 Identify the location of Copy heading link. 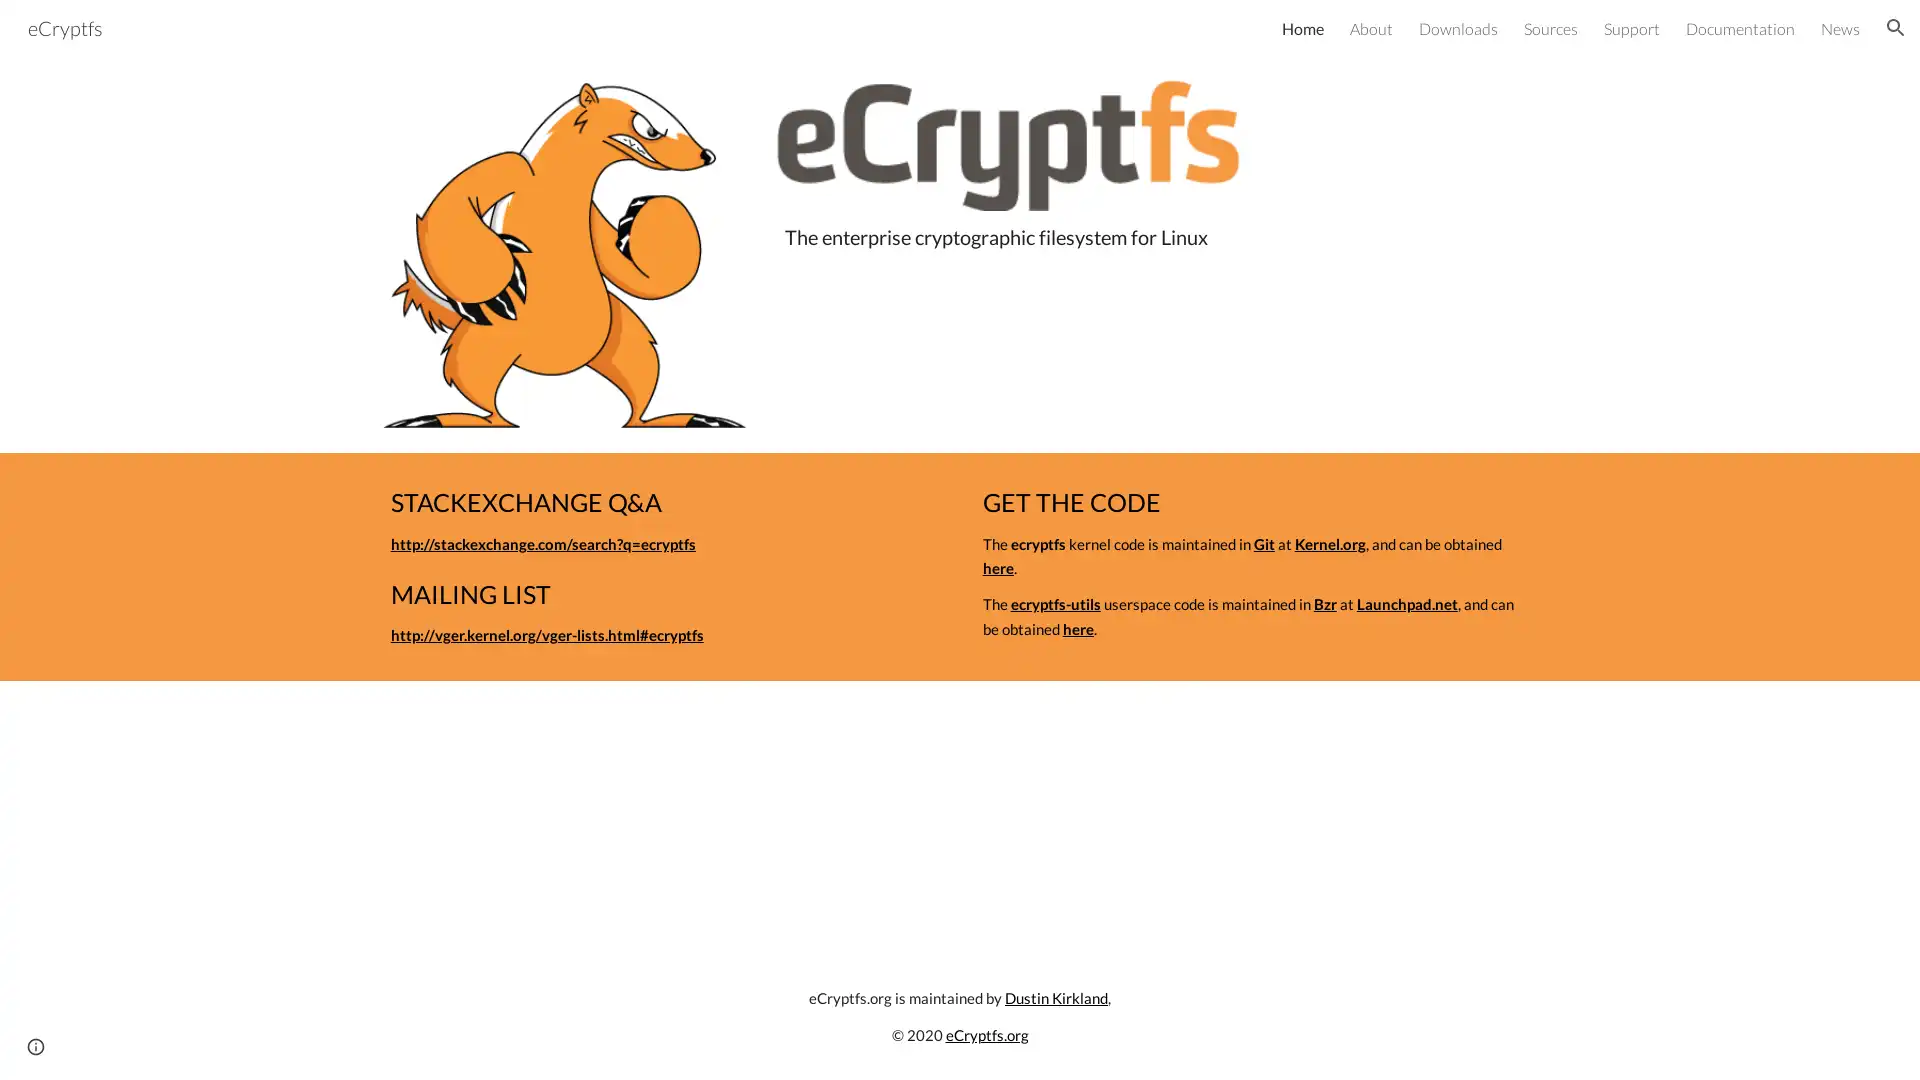
(683, 500).